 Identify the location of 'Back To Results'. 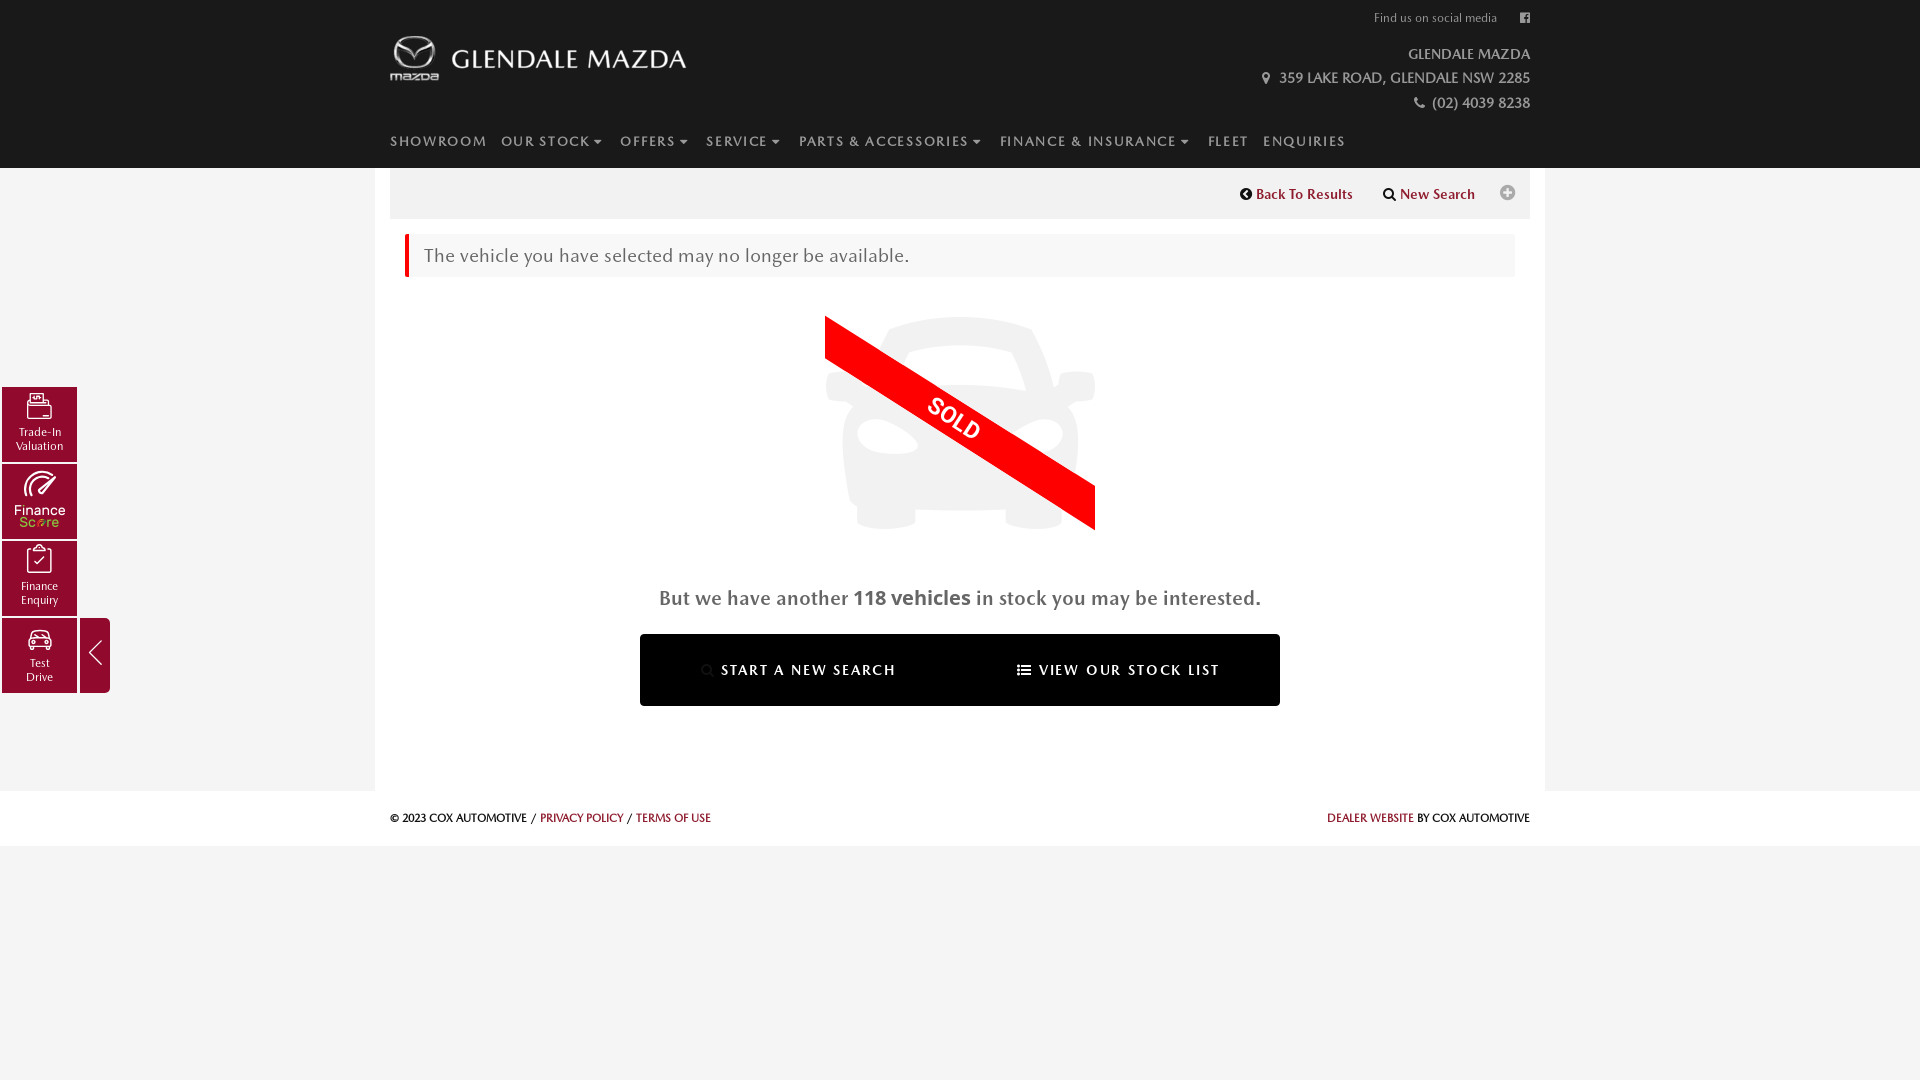
(1296, 193).